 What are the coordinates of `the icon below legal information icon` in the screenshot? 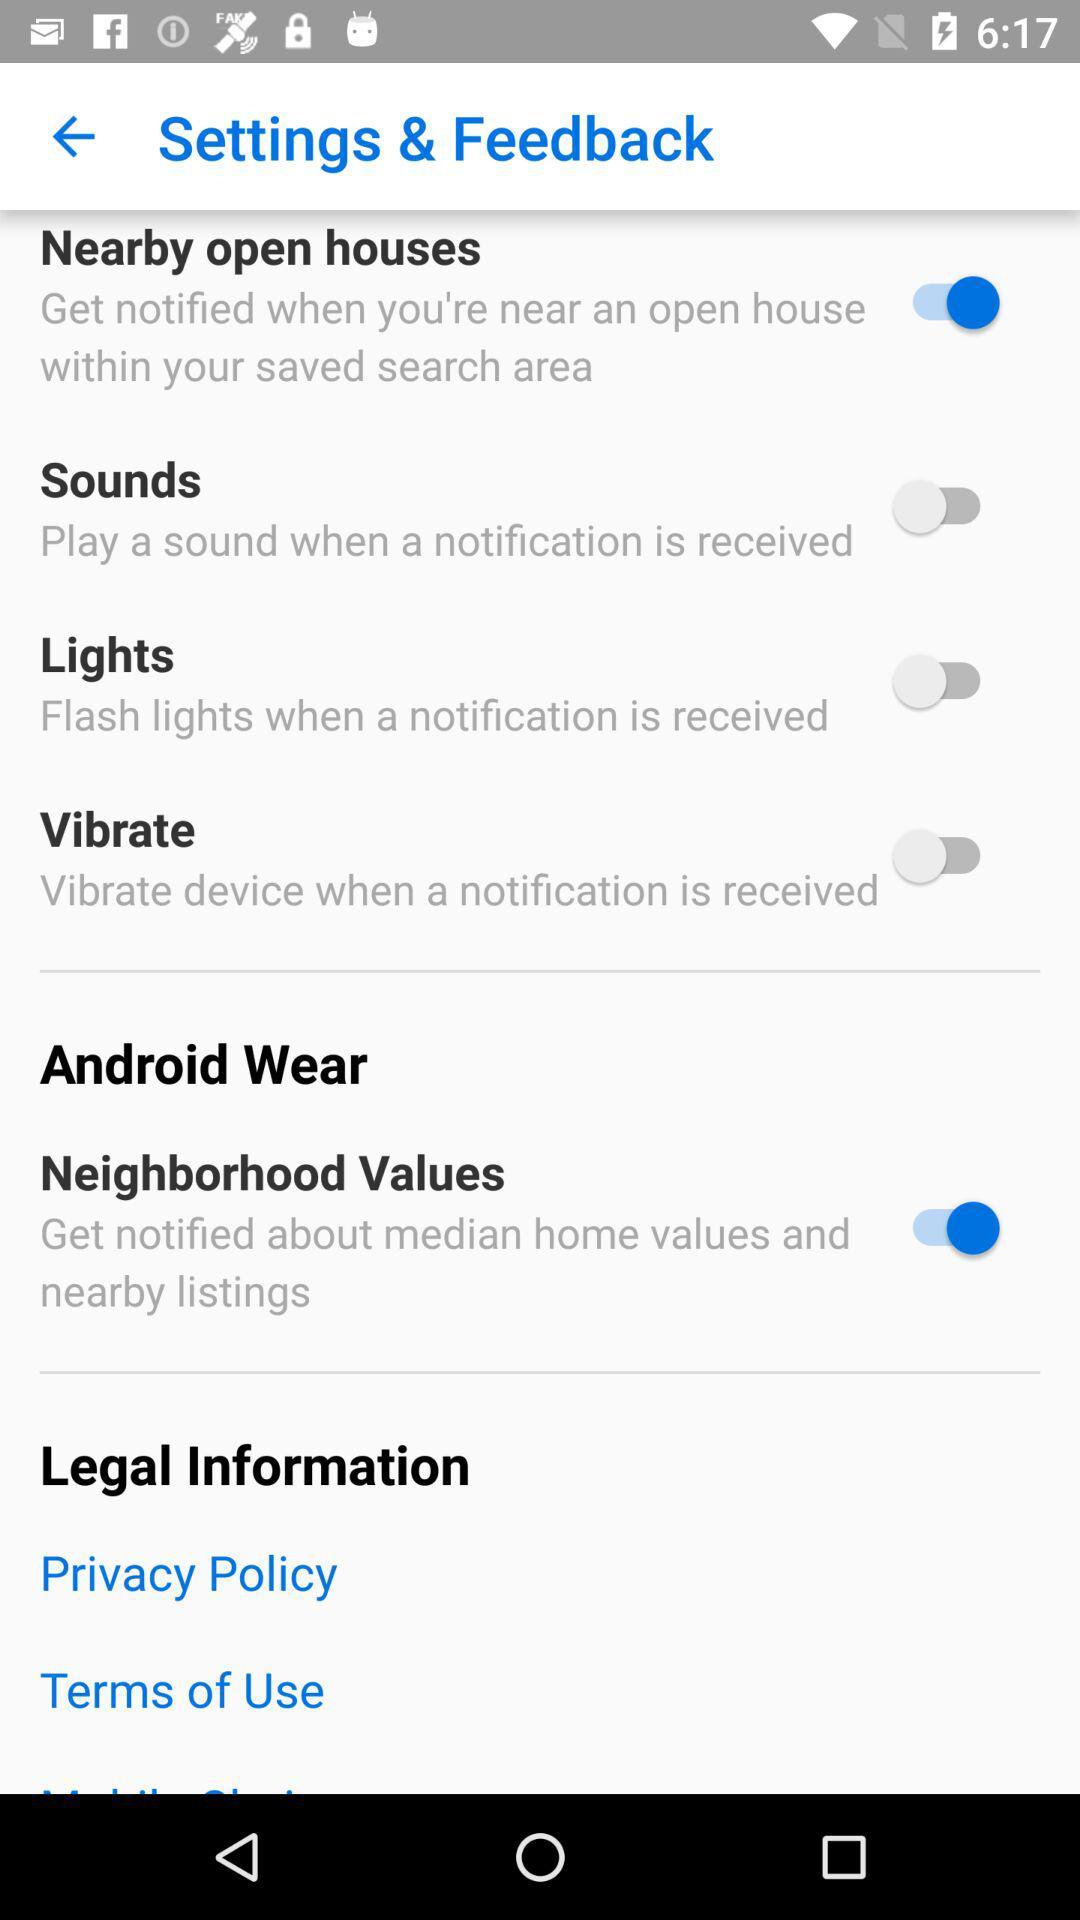 It's located at (540, 1597).